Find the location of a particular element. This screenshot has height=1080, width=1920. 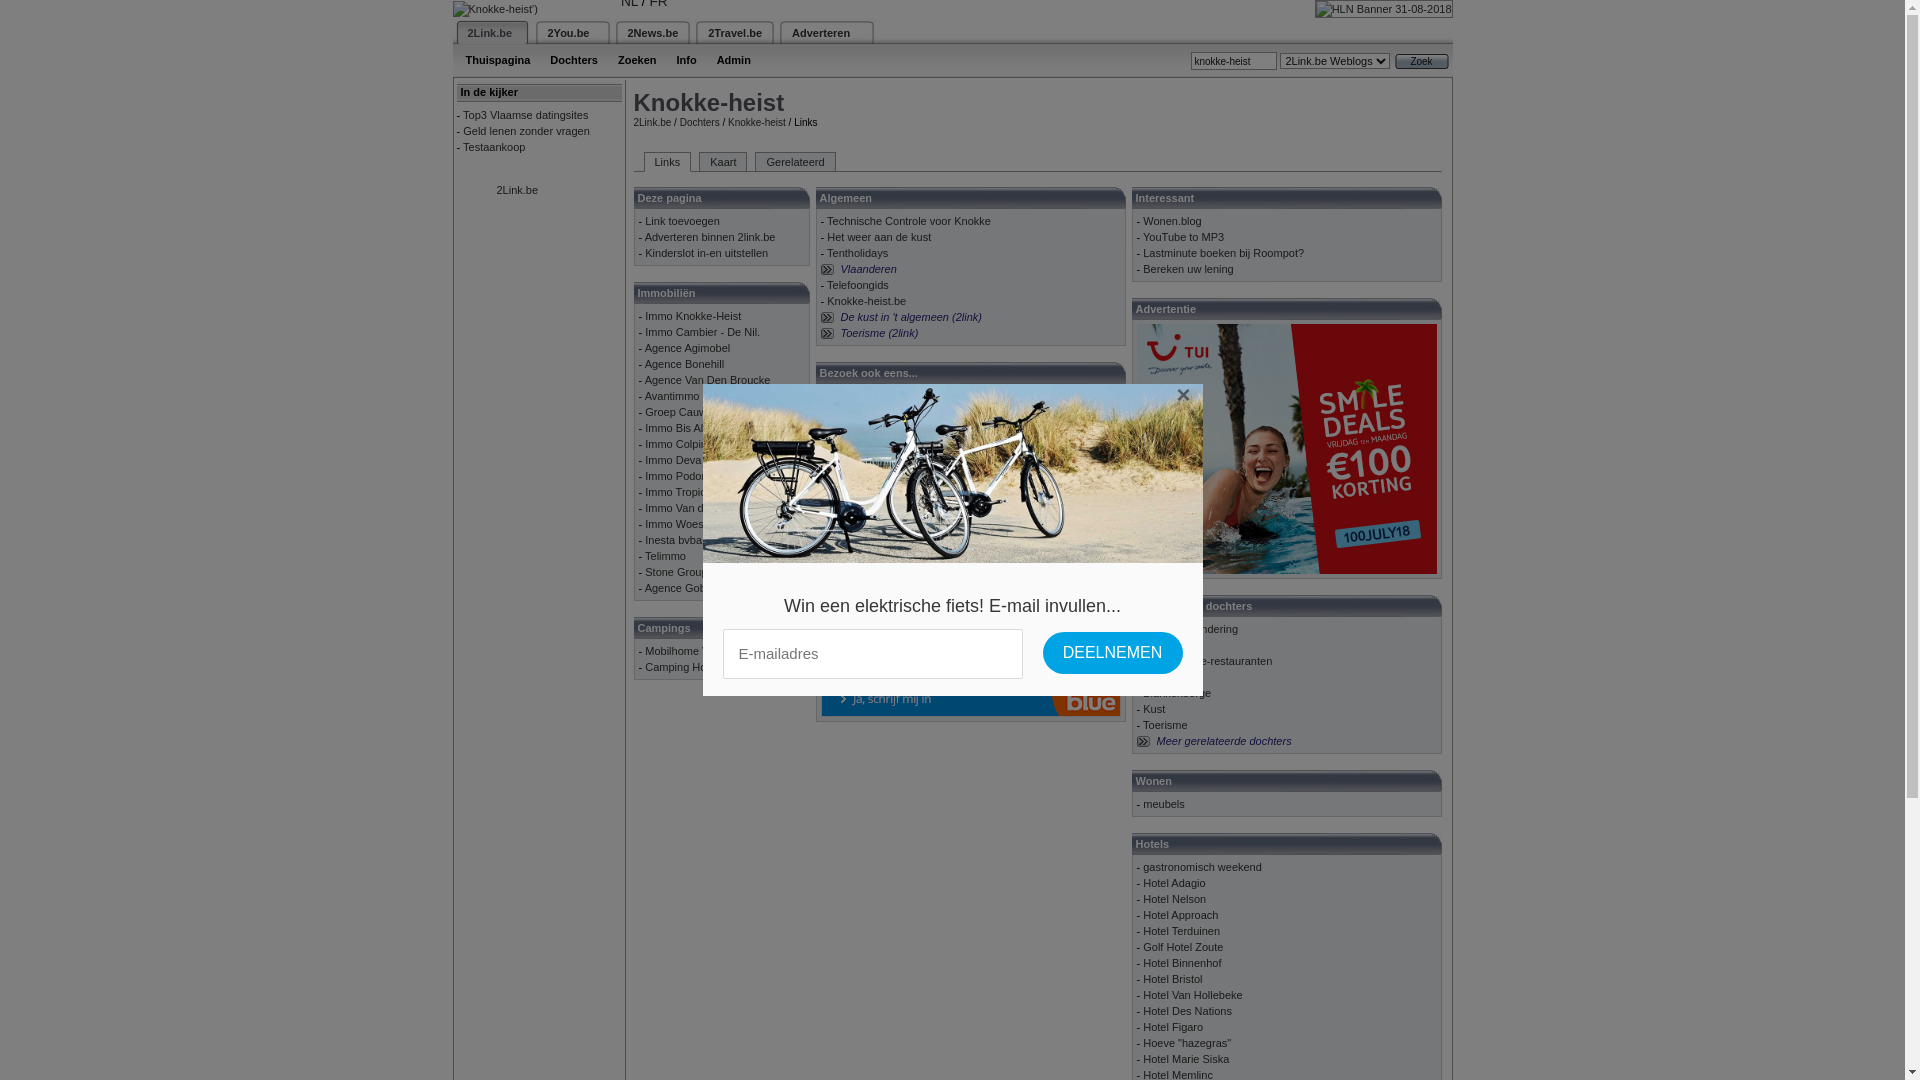

'Hotel Binnenhof' is located at coordinates (1181, 962).